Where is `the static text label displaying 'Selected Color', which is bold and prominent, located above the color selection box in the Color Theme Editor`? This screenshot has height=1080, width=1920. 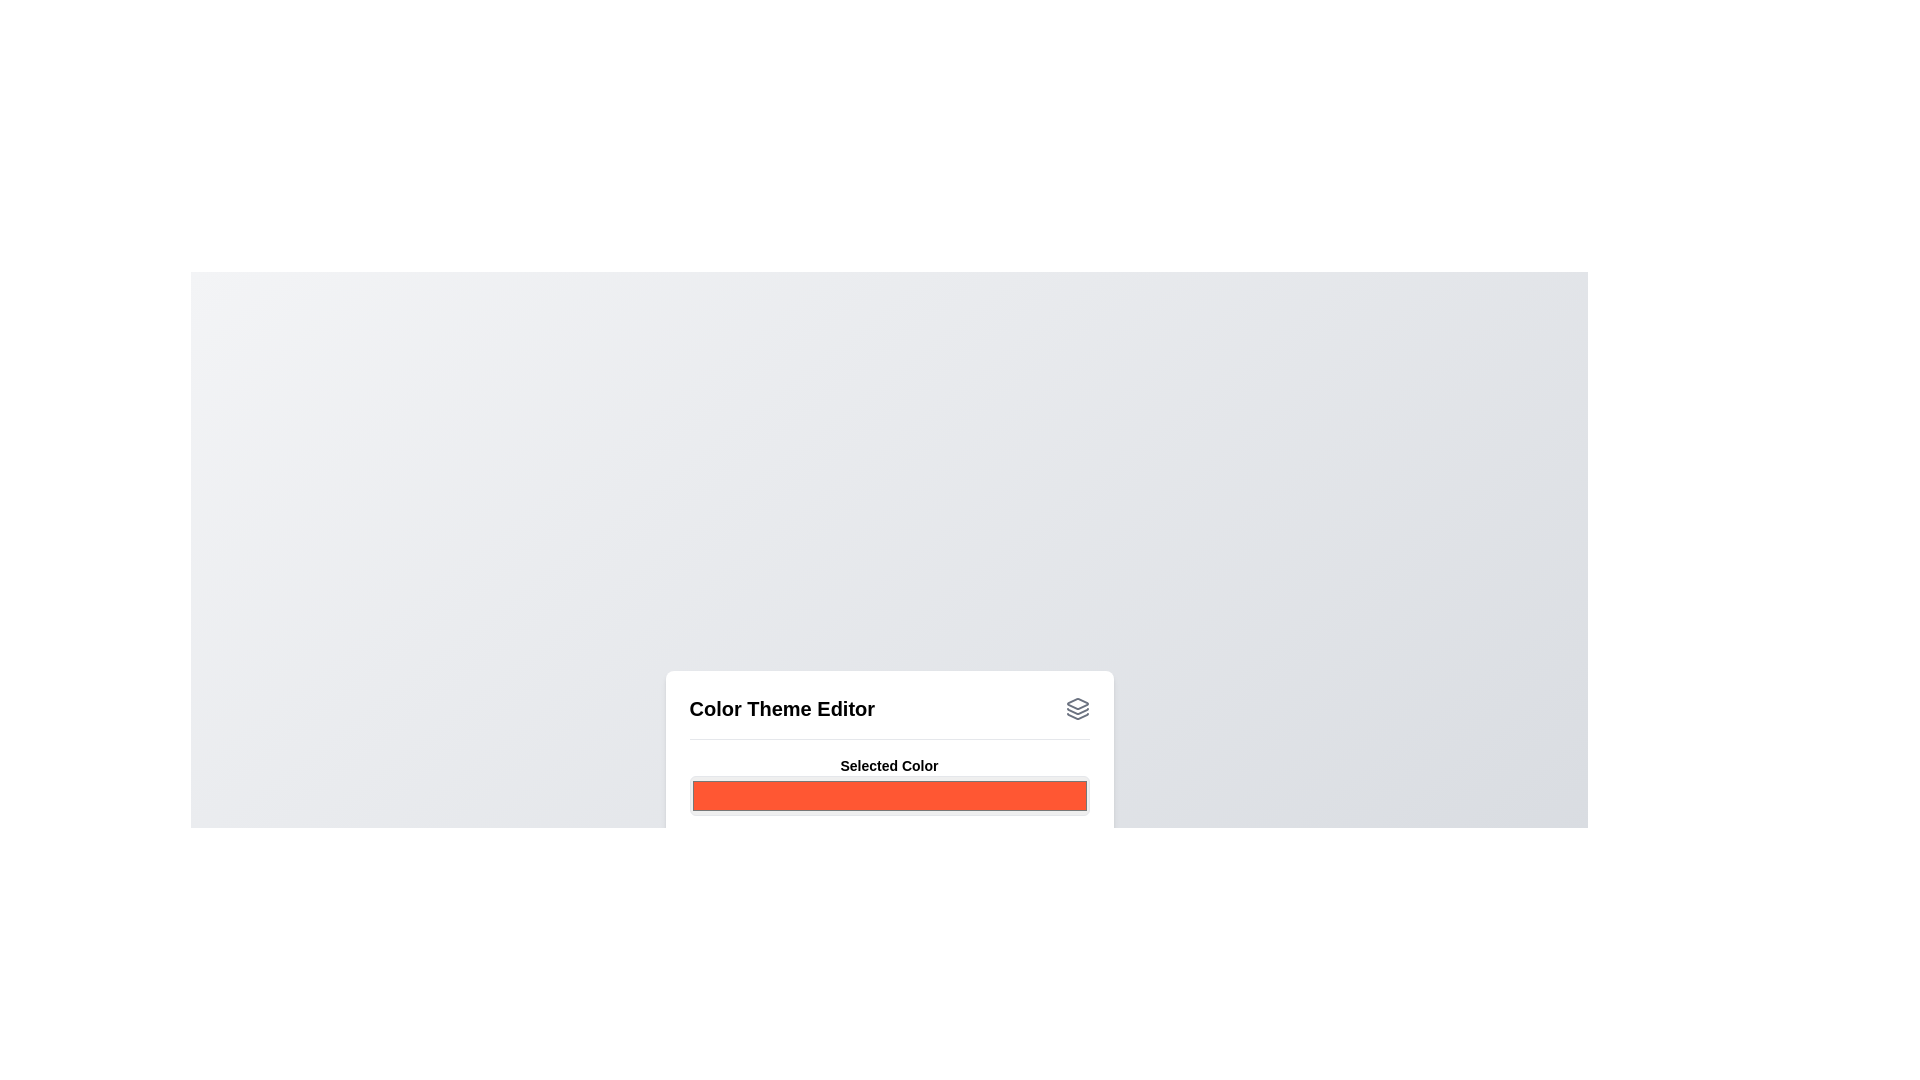 the static text label displaying 'Selected Color', which is bold and prominent, located above the color selection box in the Color Theme Editor is located at coordinates (888, 765).